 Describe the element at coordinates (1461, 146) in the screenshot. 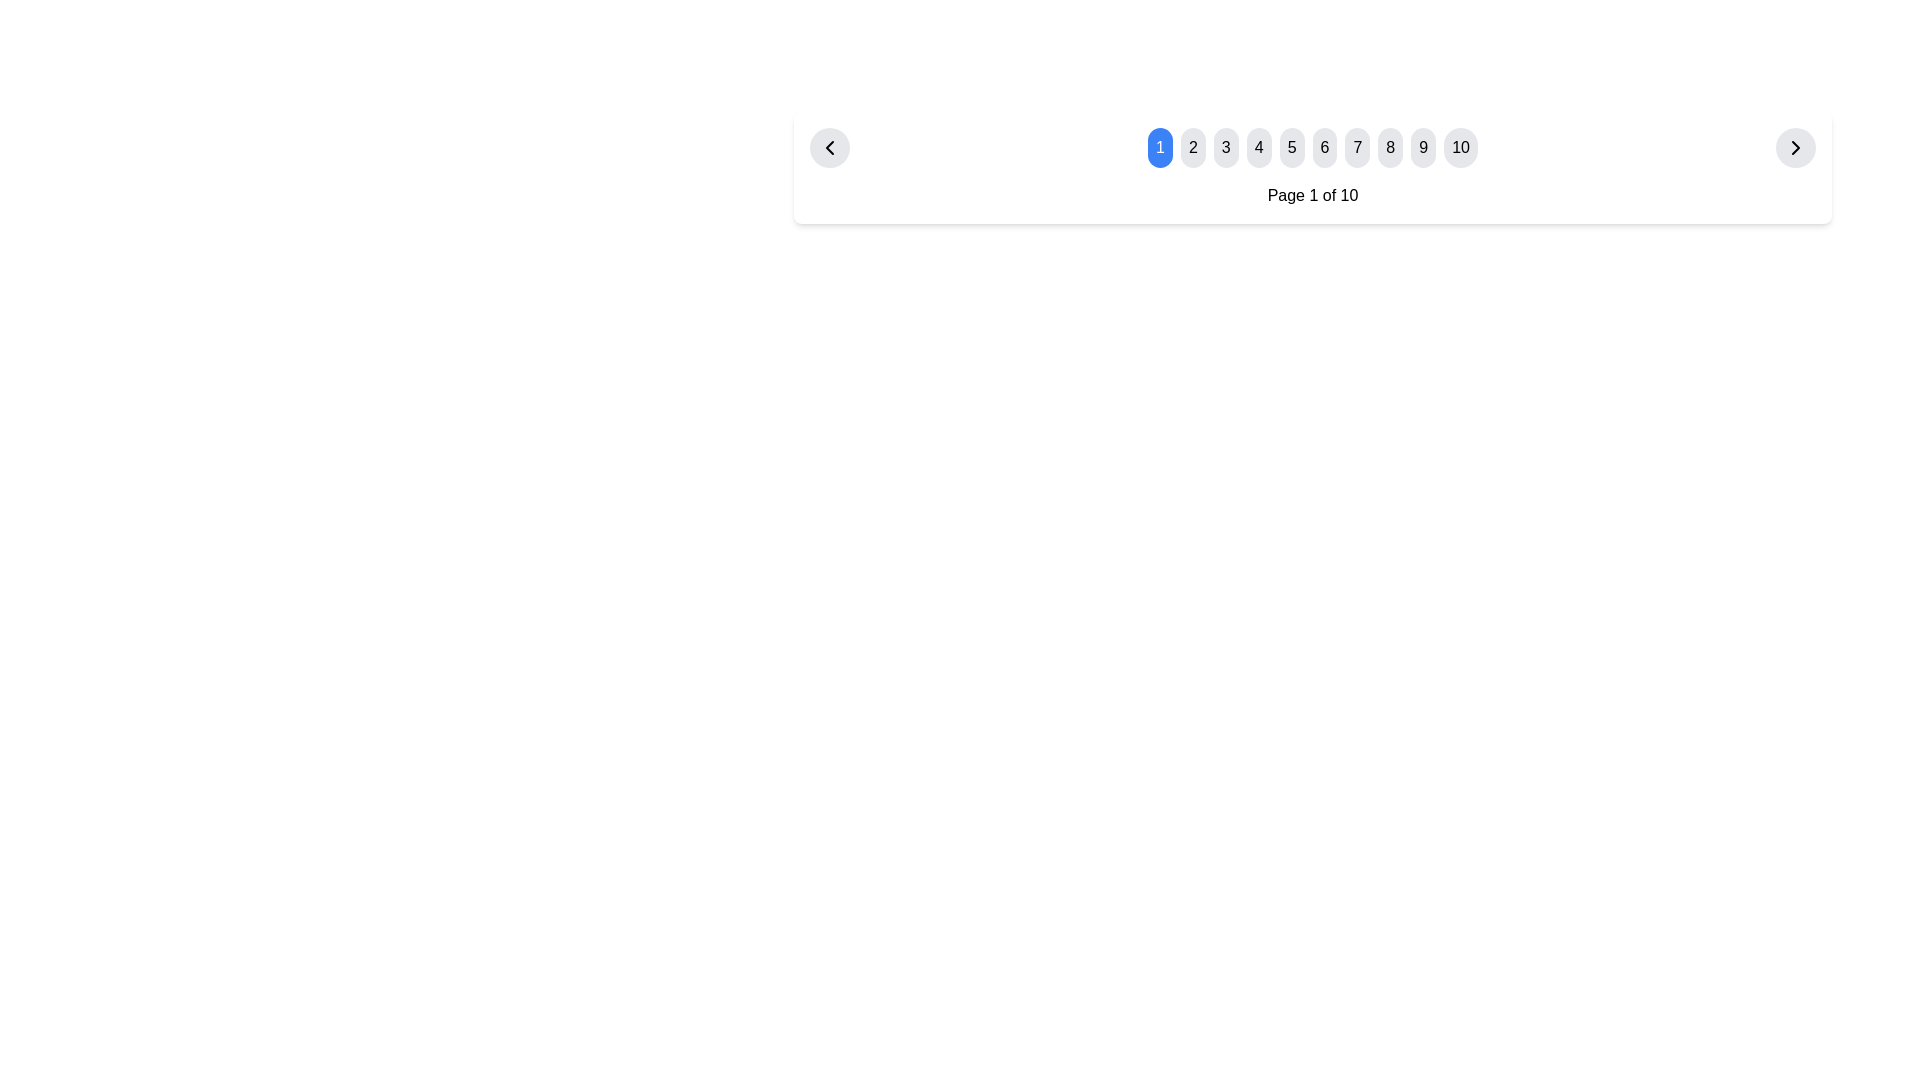

I see `the circular button with a light gray background and black text displaying the number '10'` at that location.